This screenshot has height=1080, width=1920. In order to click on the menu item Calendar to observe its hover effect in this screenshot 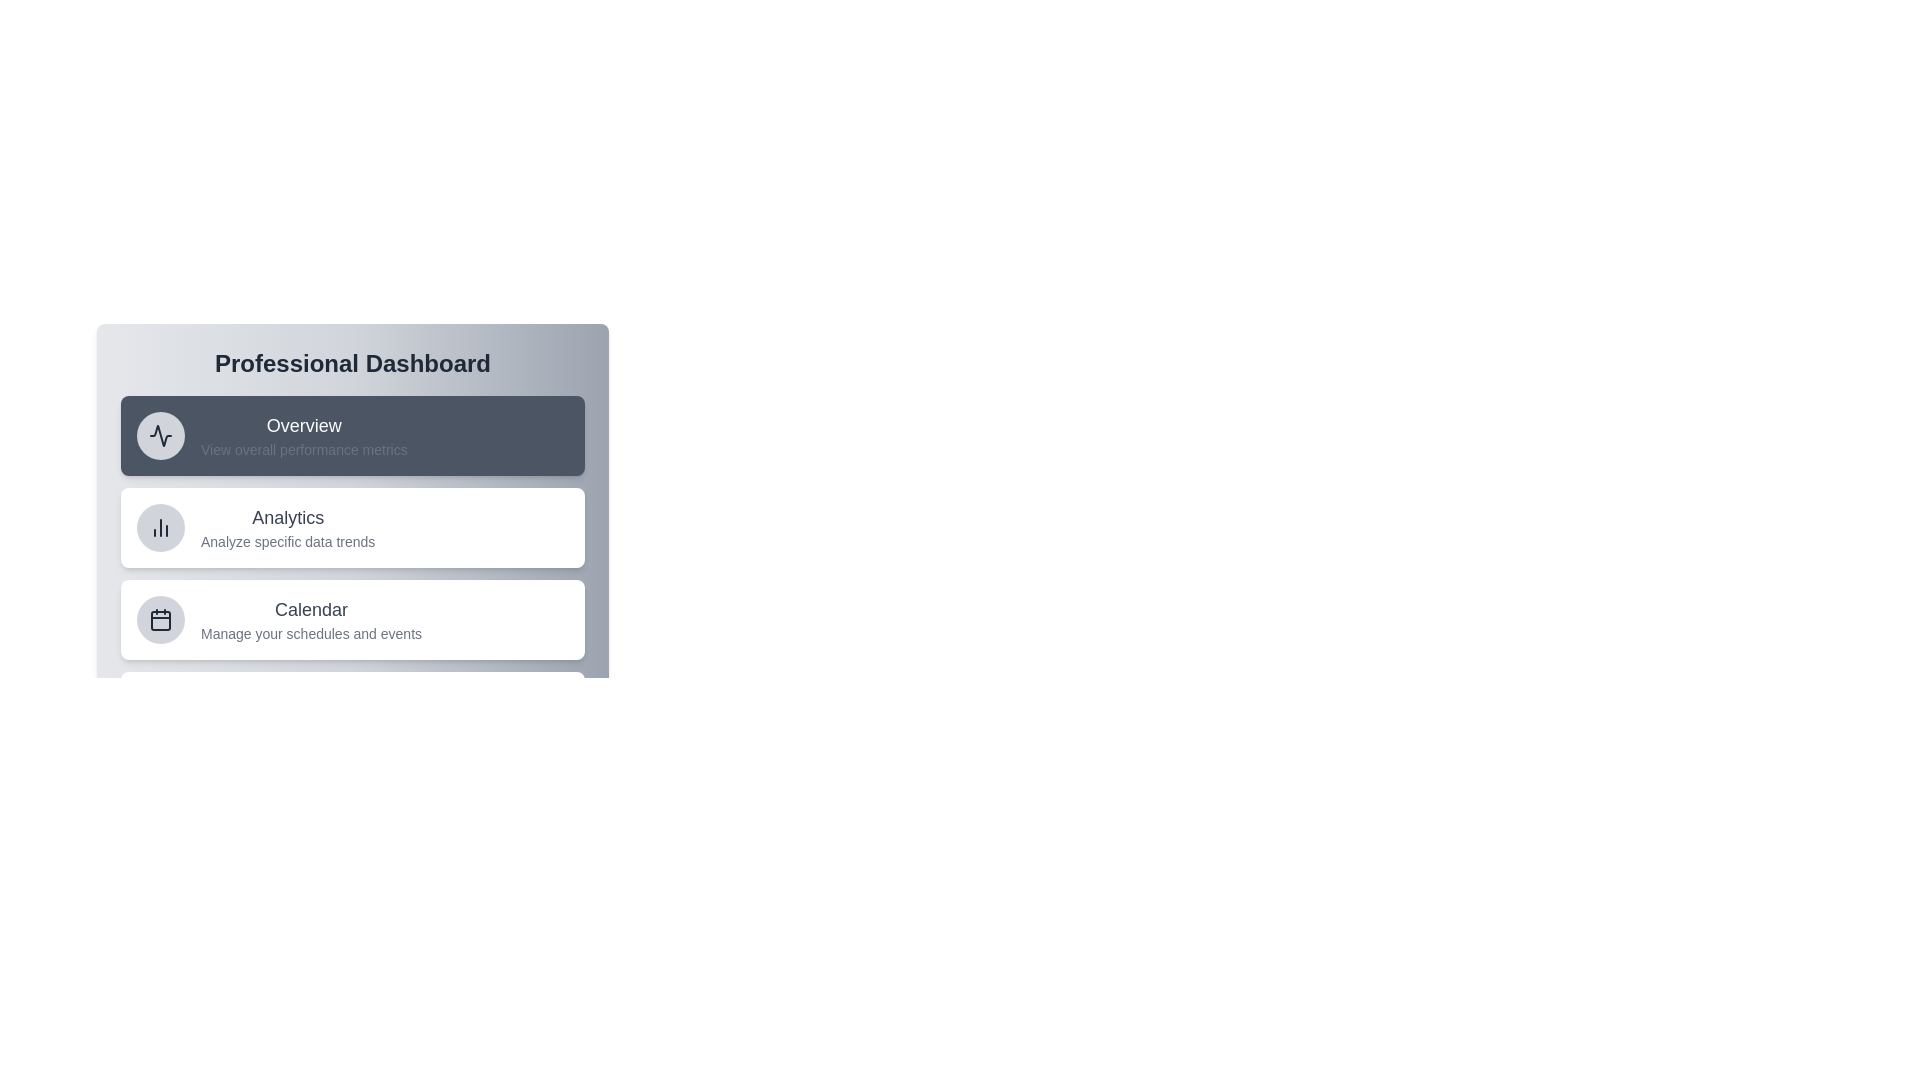, I will do `click(353, 619)`.